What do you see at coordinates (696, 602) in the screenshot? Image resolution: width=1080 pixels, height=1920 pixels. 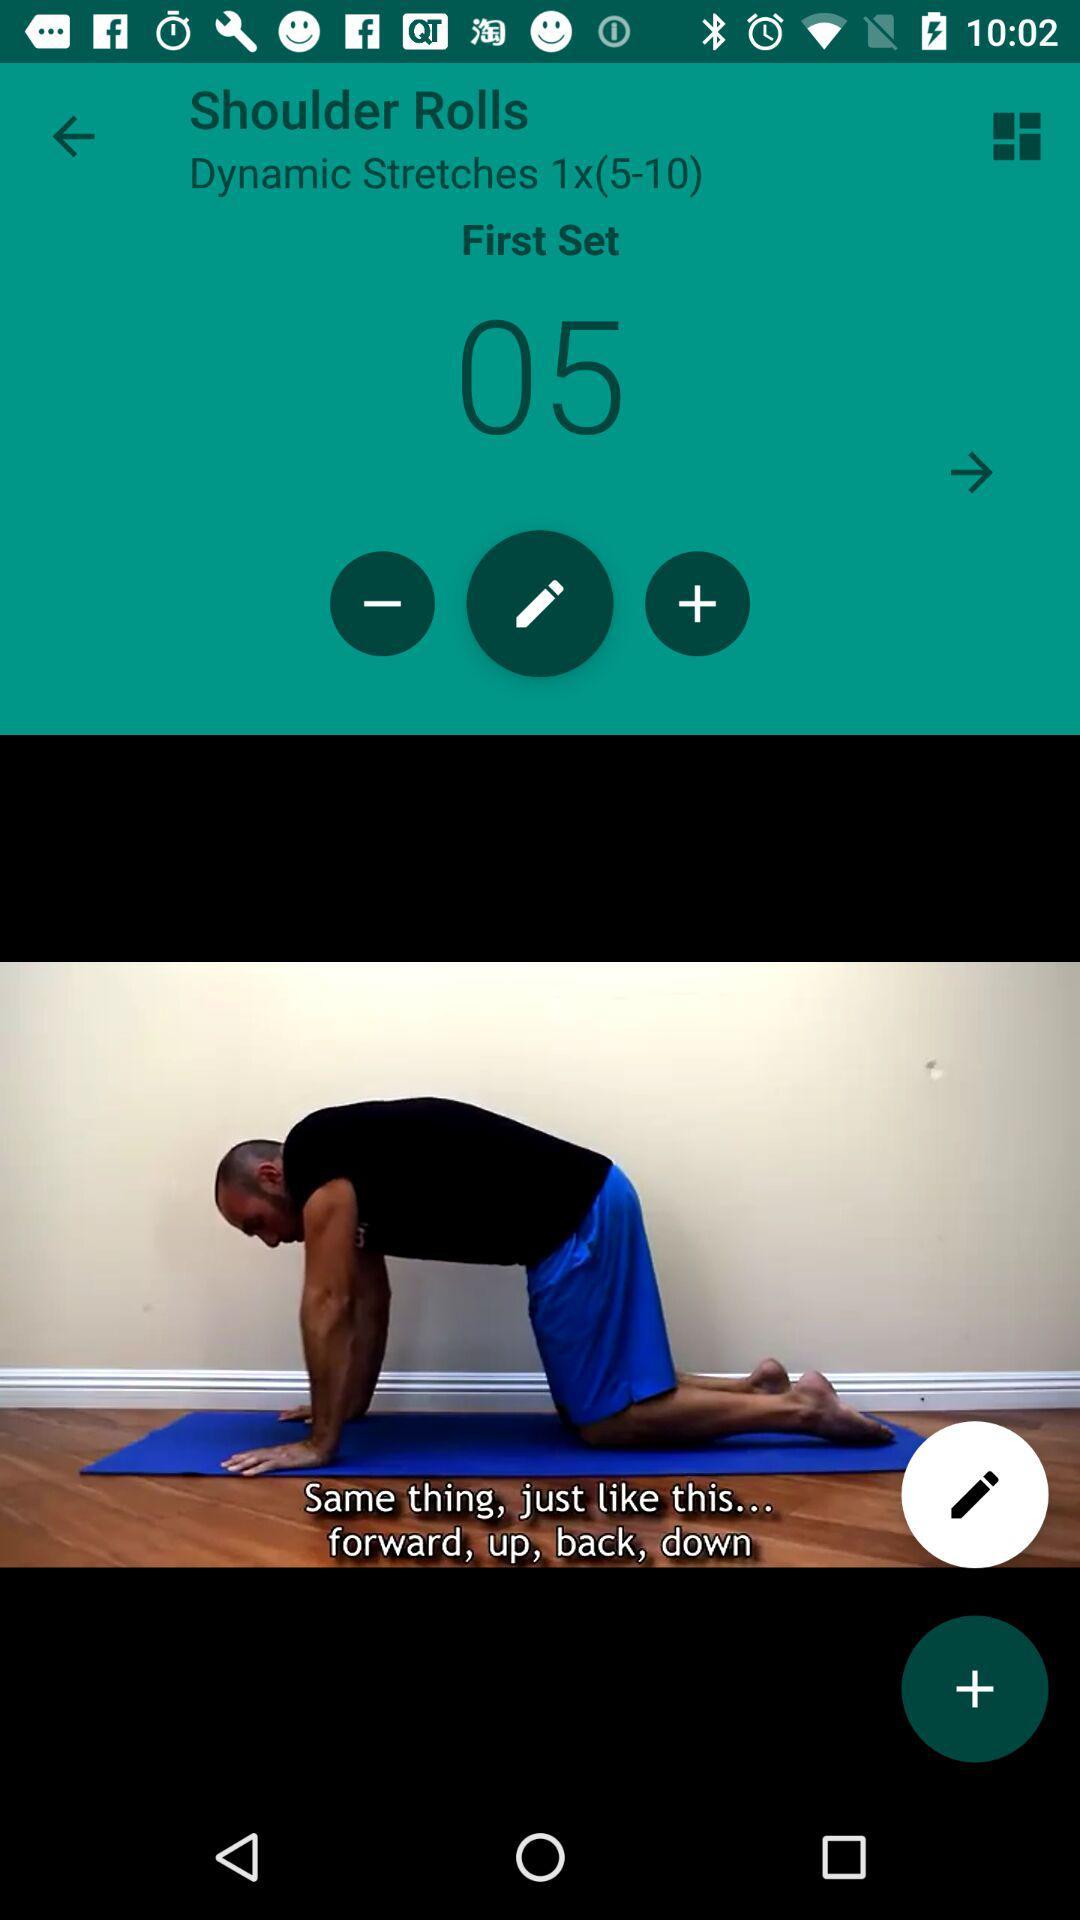 I see `the zoom` at bounding box center [696, 602].